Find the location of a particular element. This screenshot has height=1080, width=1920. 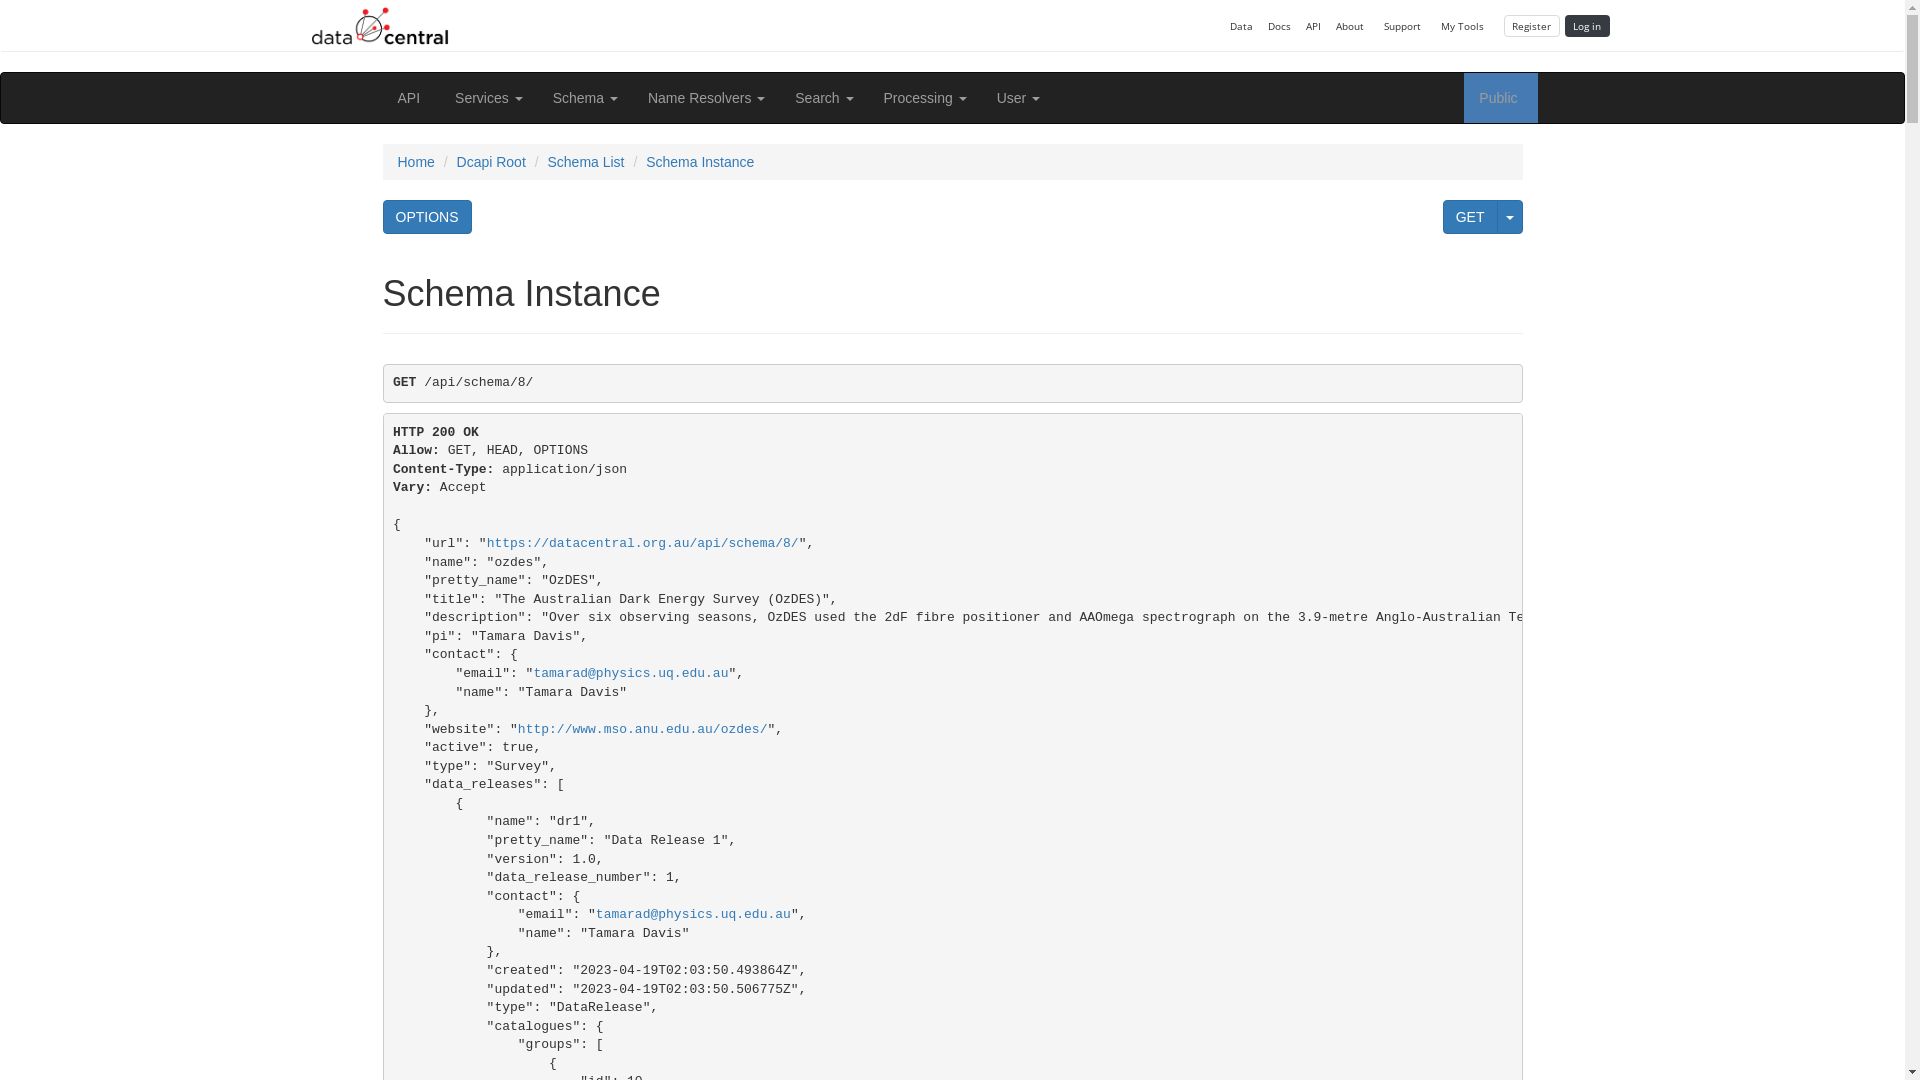

'Docs' is located at coordinates (1277, 26).